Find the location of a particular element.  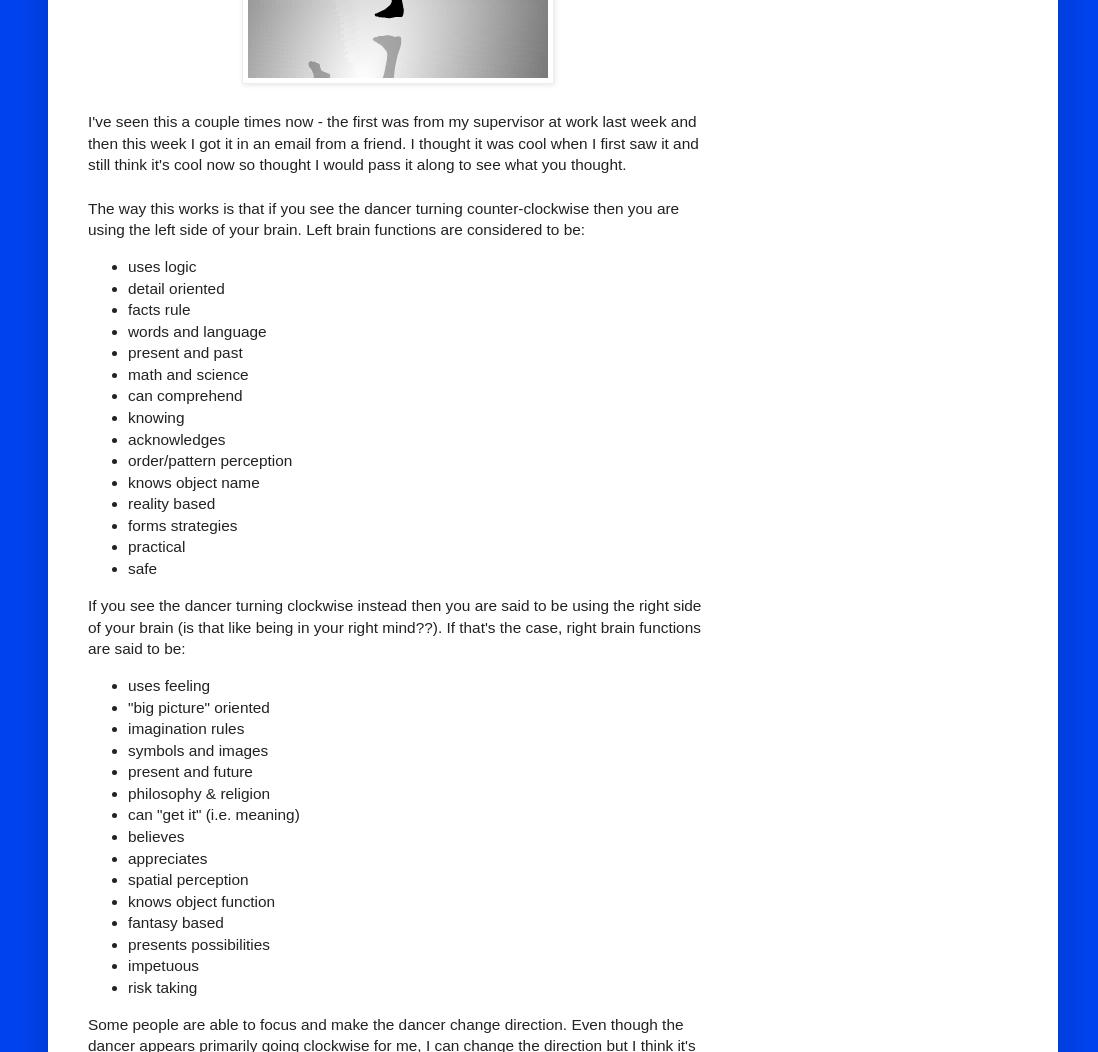

'fantasy based' is located at coordinates (128, 921).